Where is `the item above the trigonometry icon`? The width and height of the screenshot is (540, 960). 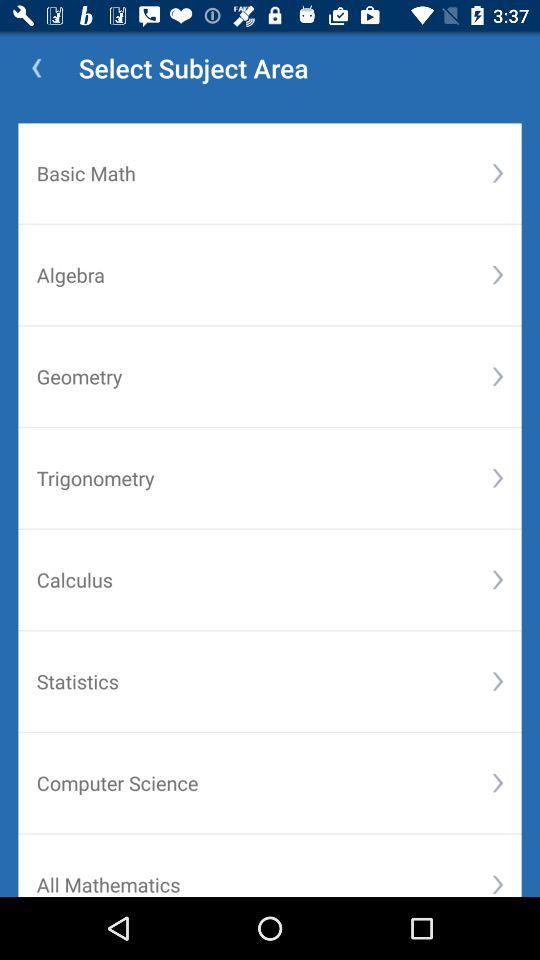
the item above the trigonometry icon is located at coordinates (264, 375).